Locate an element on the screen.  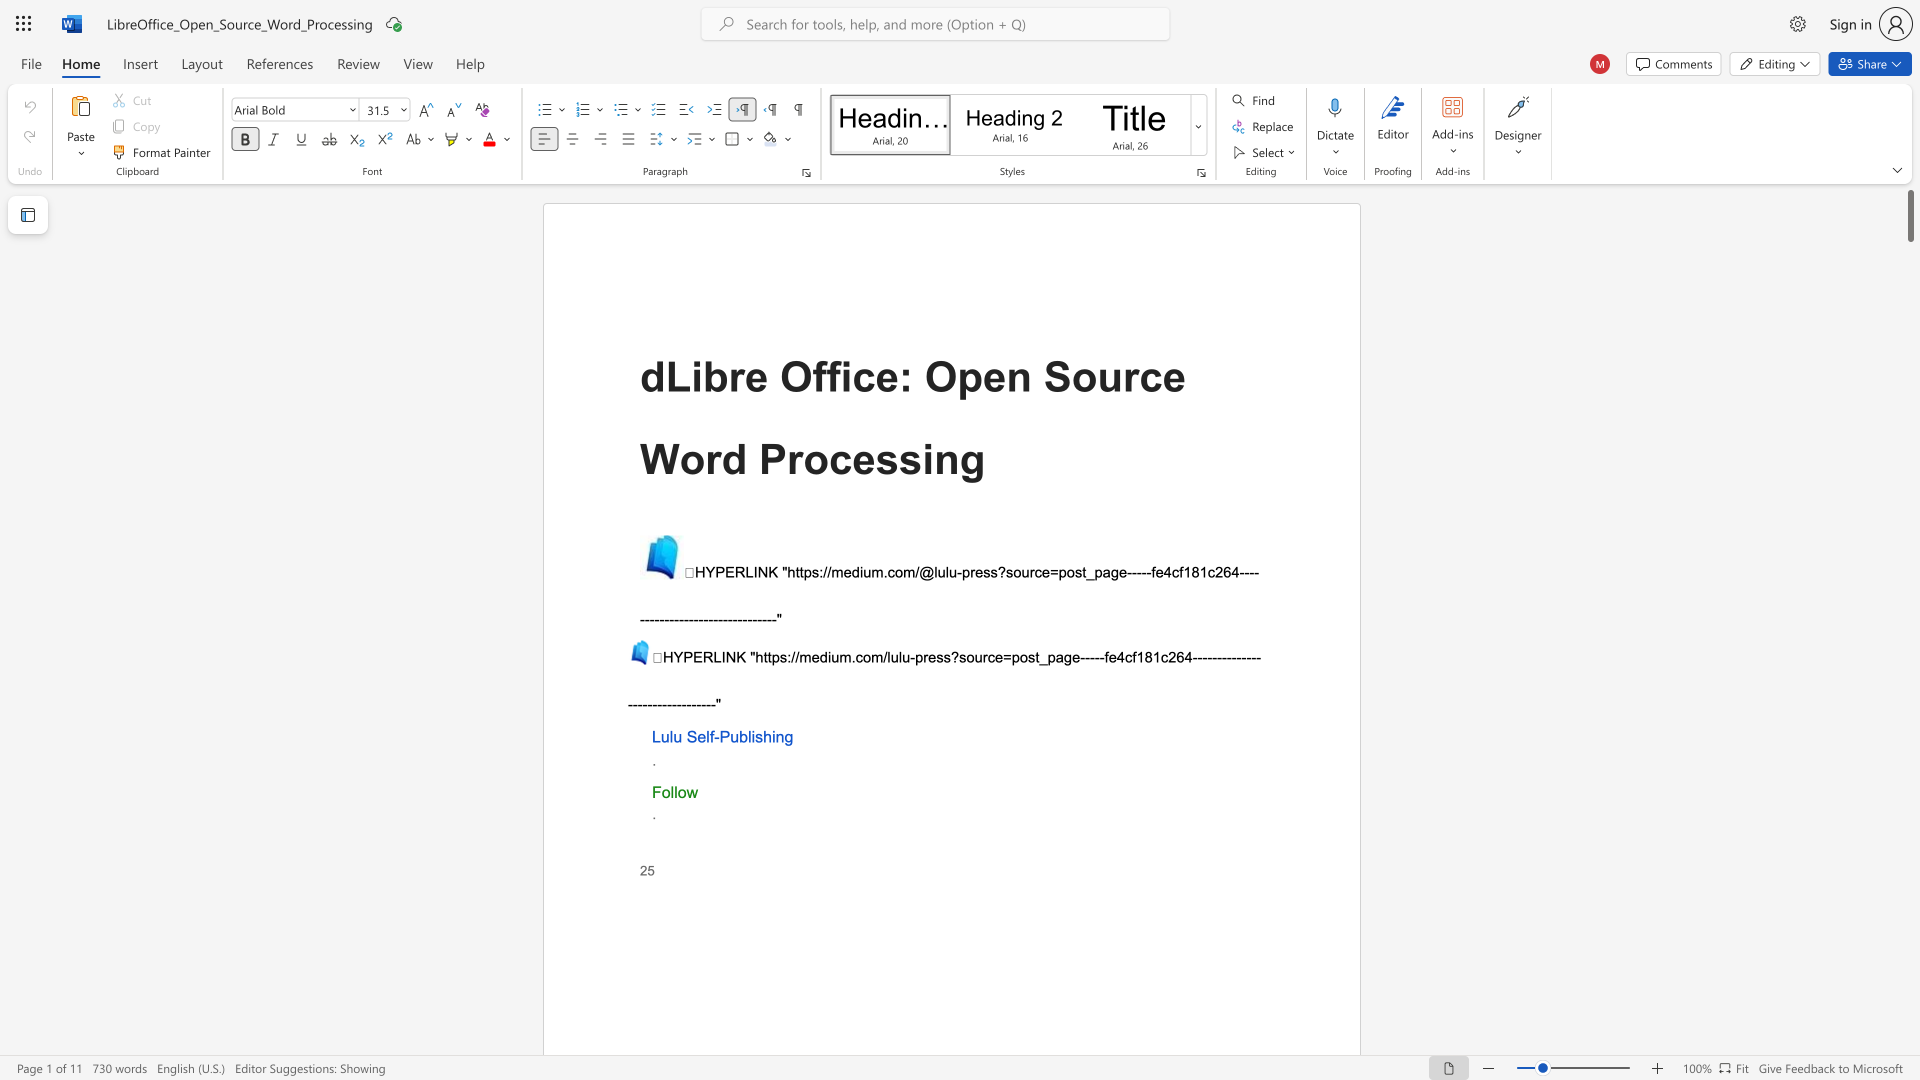
the scrollbar on the right to move the page downward is located at coordinates (1909, 640).